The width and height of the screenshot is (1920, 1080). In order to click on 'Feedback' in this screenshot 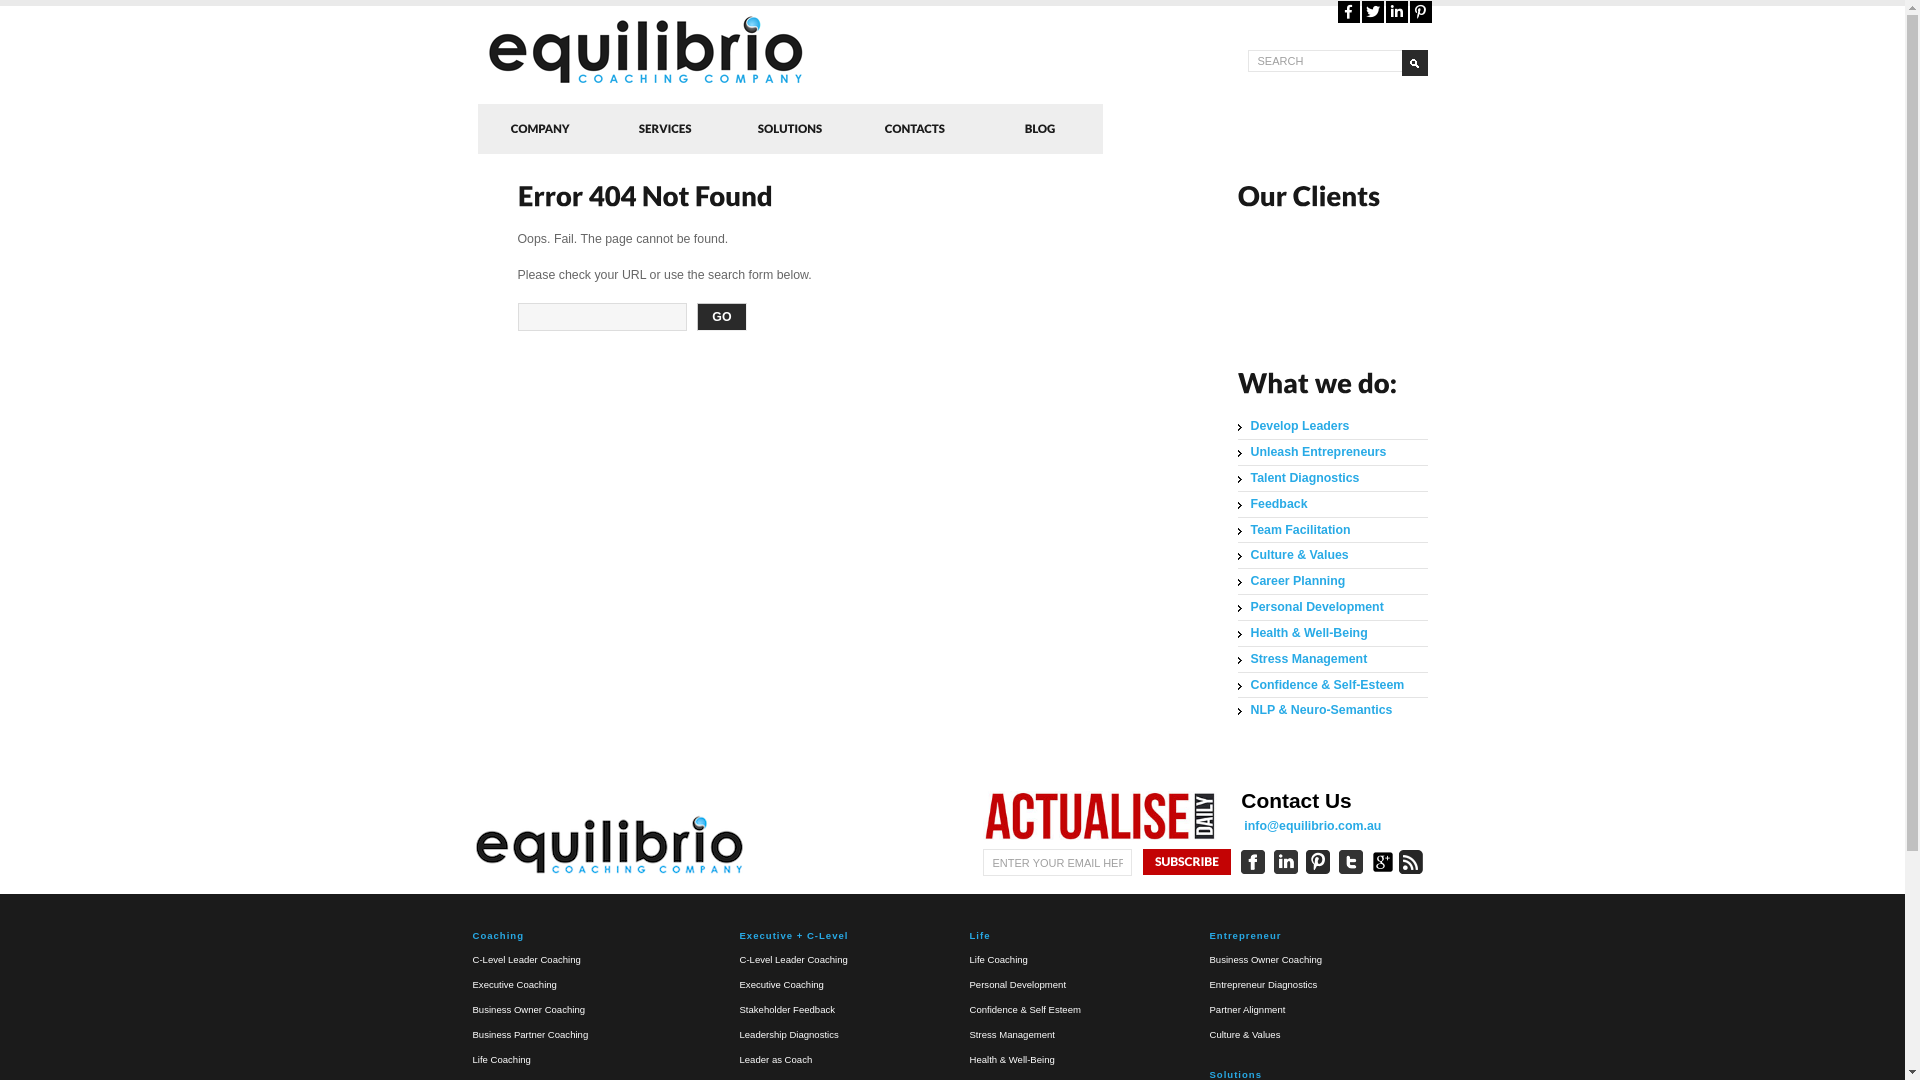, I will do `click(1274, 503)`.